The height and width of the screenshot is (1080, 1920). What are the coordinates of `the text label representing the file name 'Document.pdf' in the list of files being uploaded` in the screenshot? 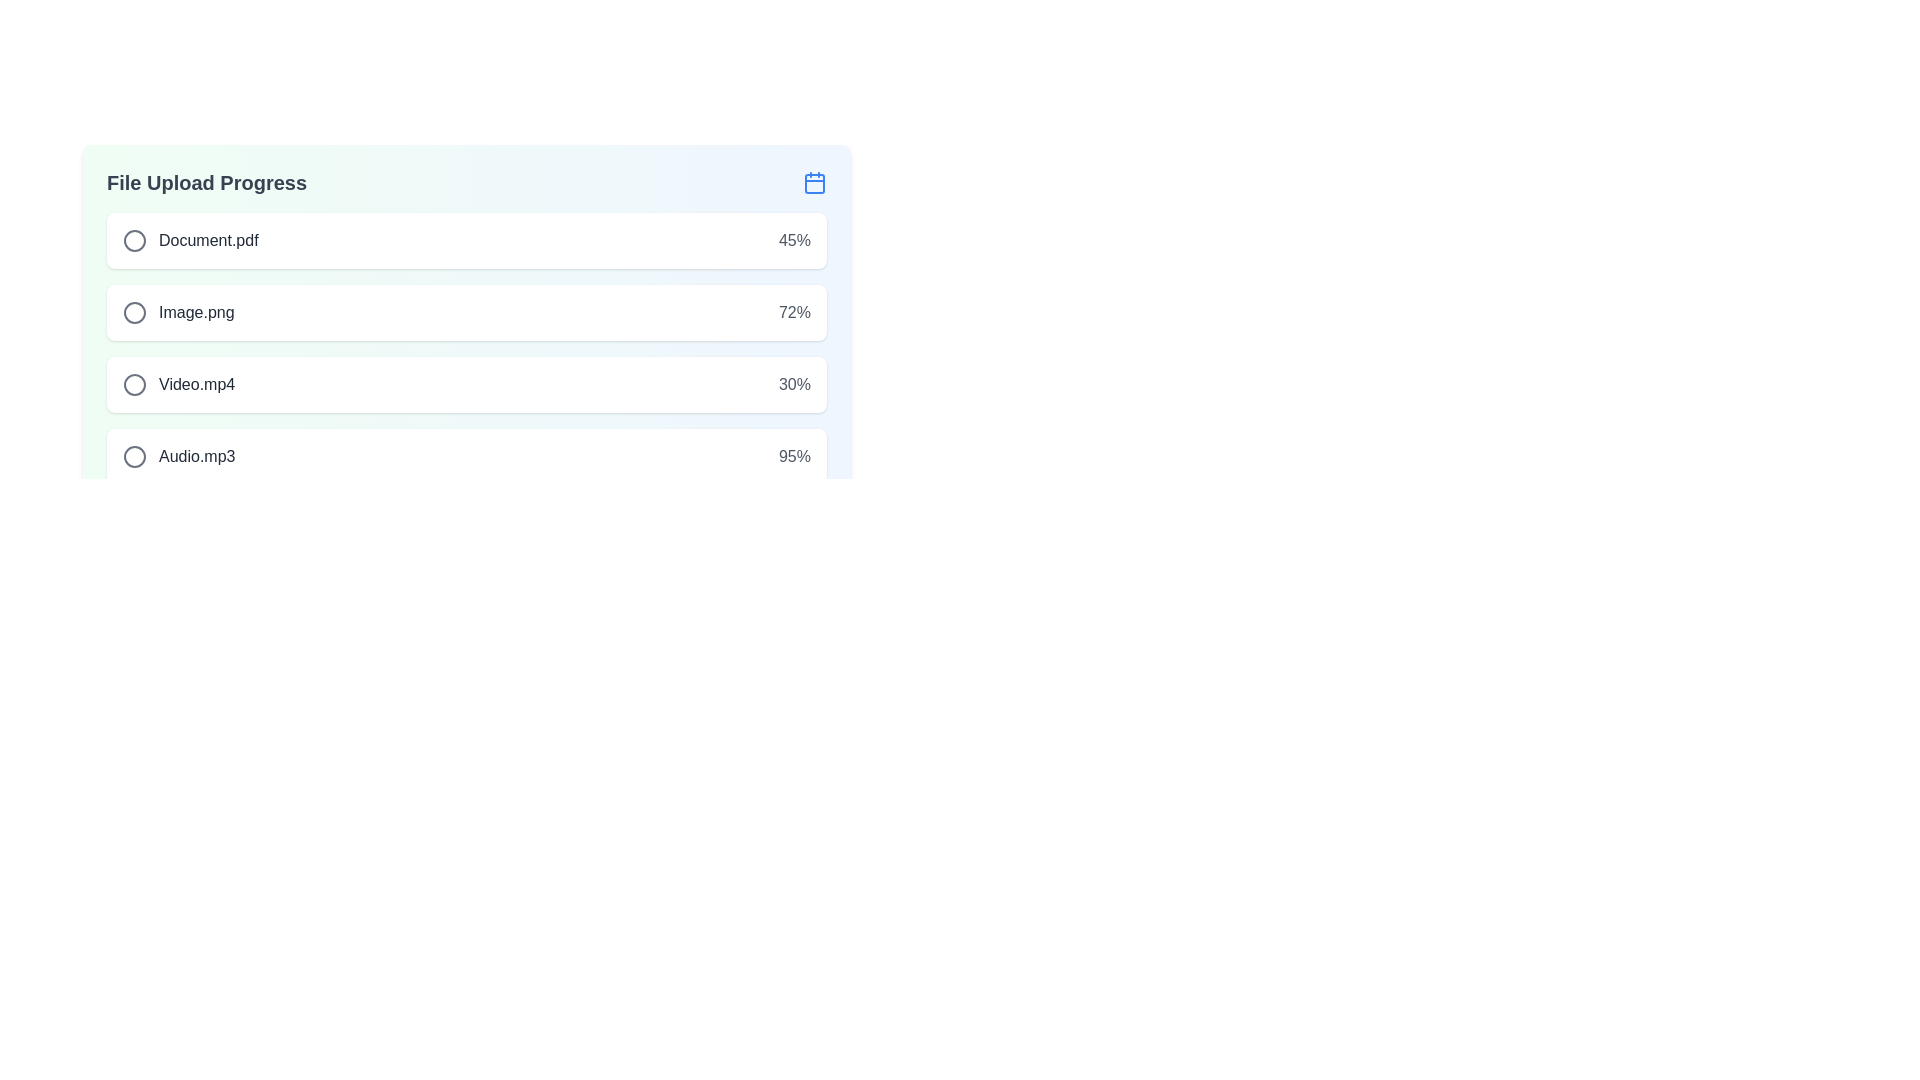 It's located at (208, 239).